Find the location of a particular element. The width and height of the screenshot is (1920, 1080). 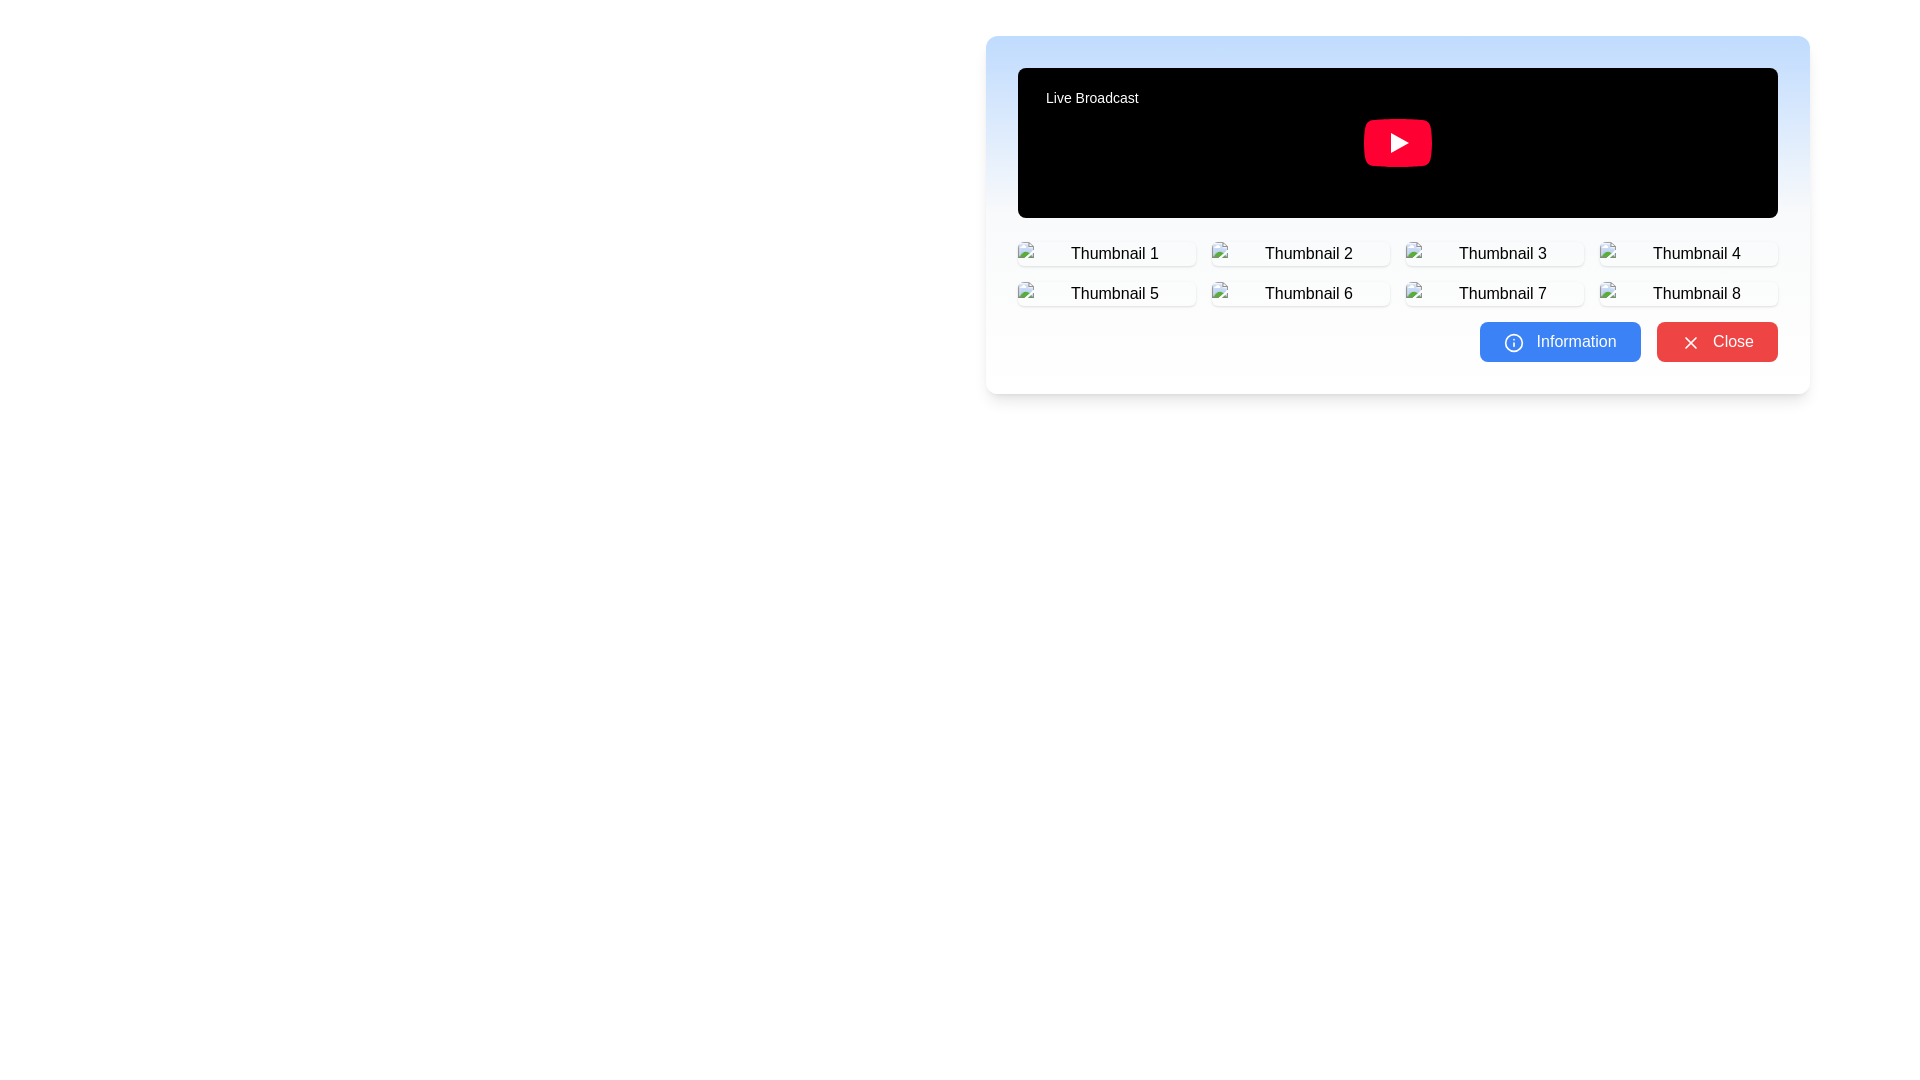

the Video Player located at the top of the card-like layout is located at coordinates (1396, 141).